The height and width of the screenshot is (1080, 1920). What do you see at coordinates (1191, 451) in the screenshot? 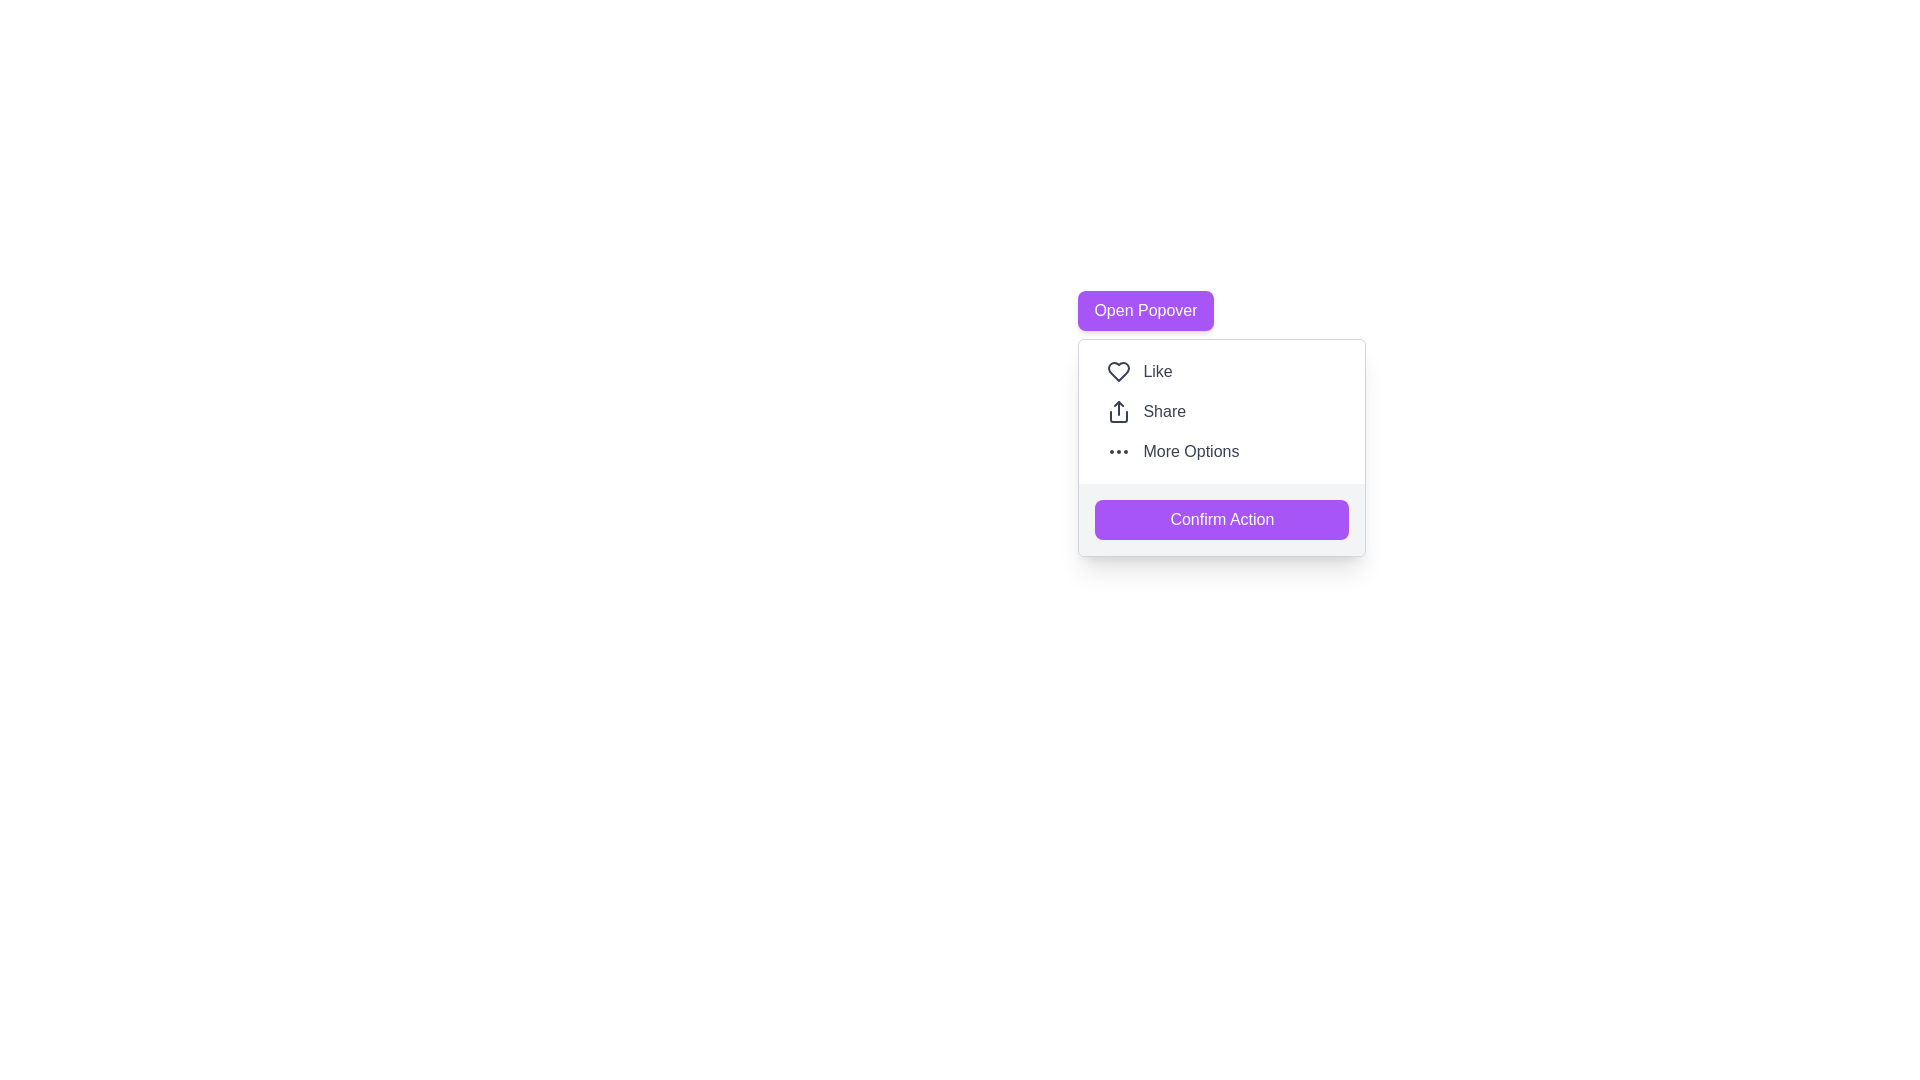
I see `text label indicating 'More Options' located in the lower section of a popover menu, to the right of three circular ellipsis dots` at bounding box center [1191, 451].